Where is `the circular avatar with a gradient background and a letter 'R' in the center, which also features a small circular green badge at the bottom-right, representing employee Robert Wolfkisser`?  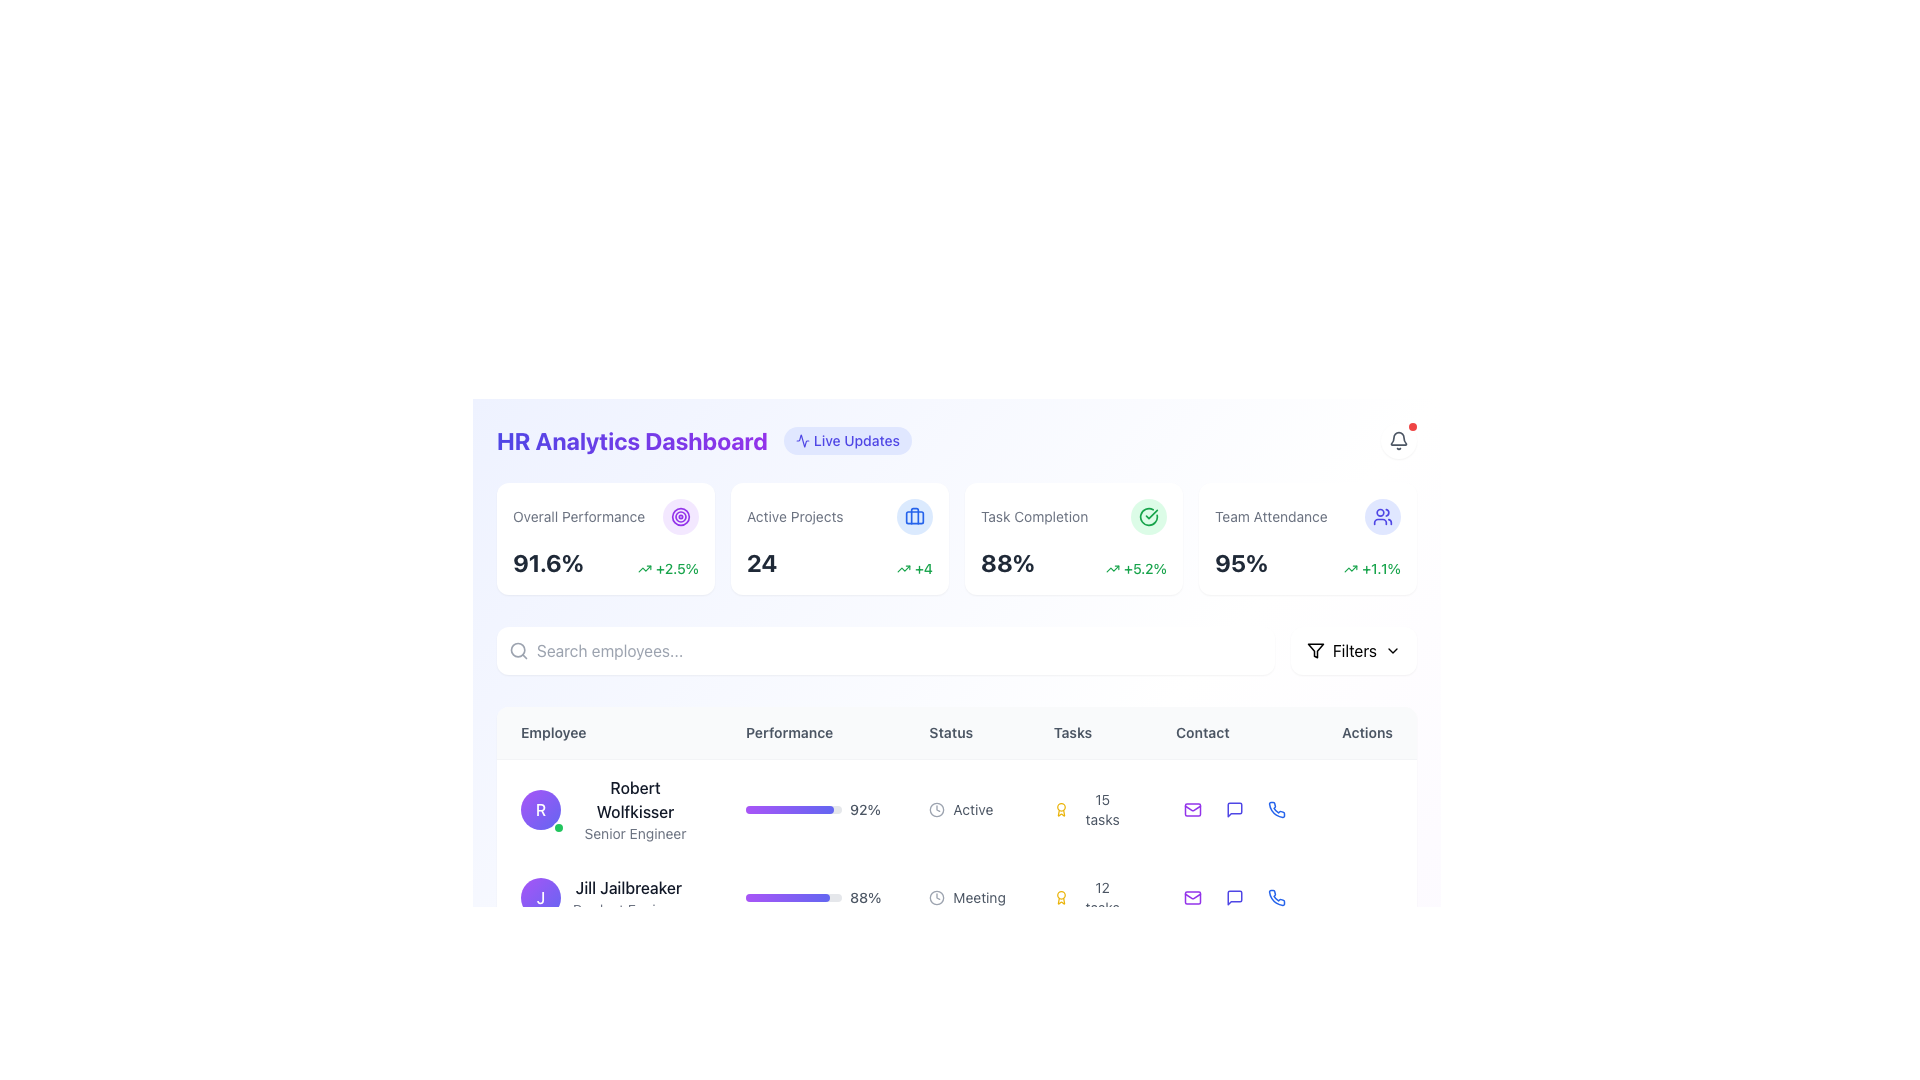 the circular avatar with a gradient background and a letter 'R' in the center, which also features a small circular green badge at the bottom-right, representing employee Robert Wolfkisser is located at coordinates (541, 810).